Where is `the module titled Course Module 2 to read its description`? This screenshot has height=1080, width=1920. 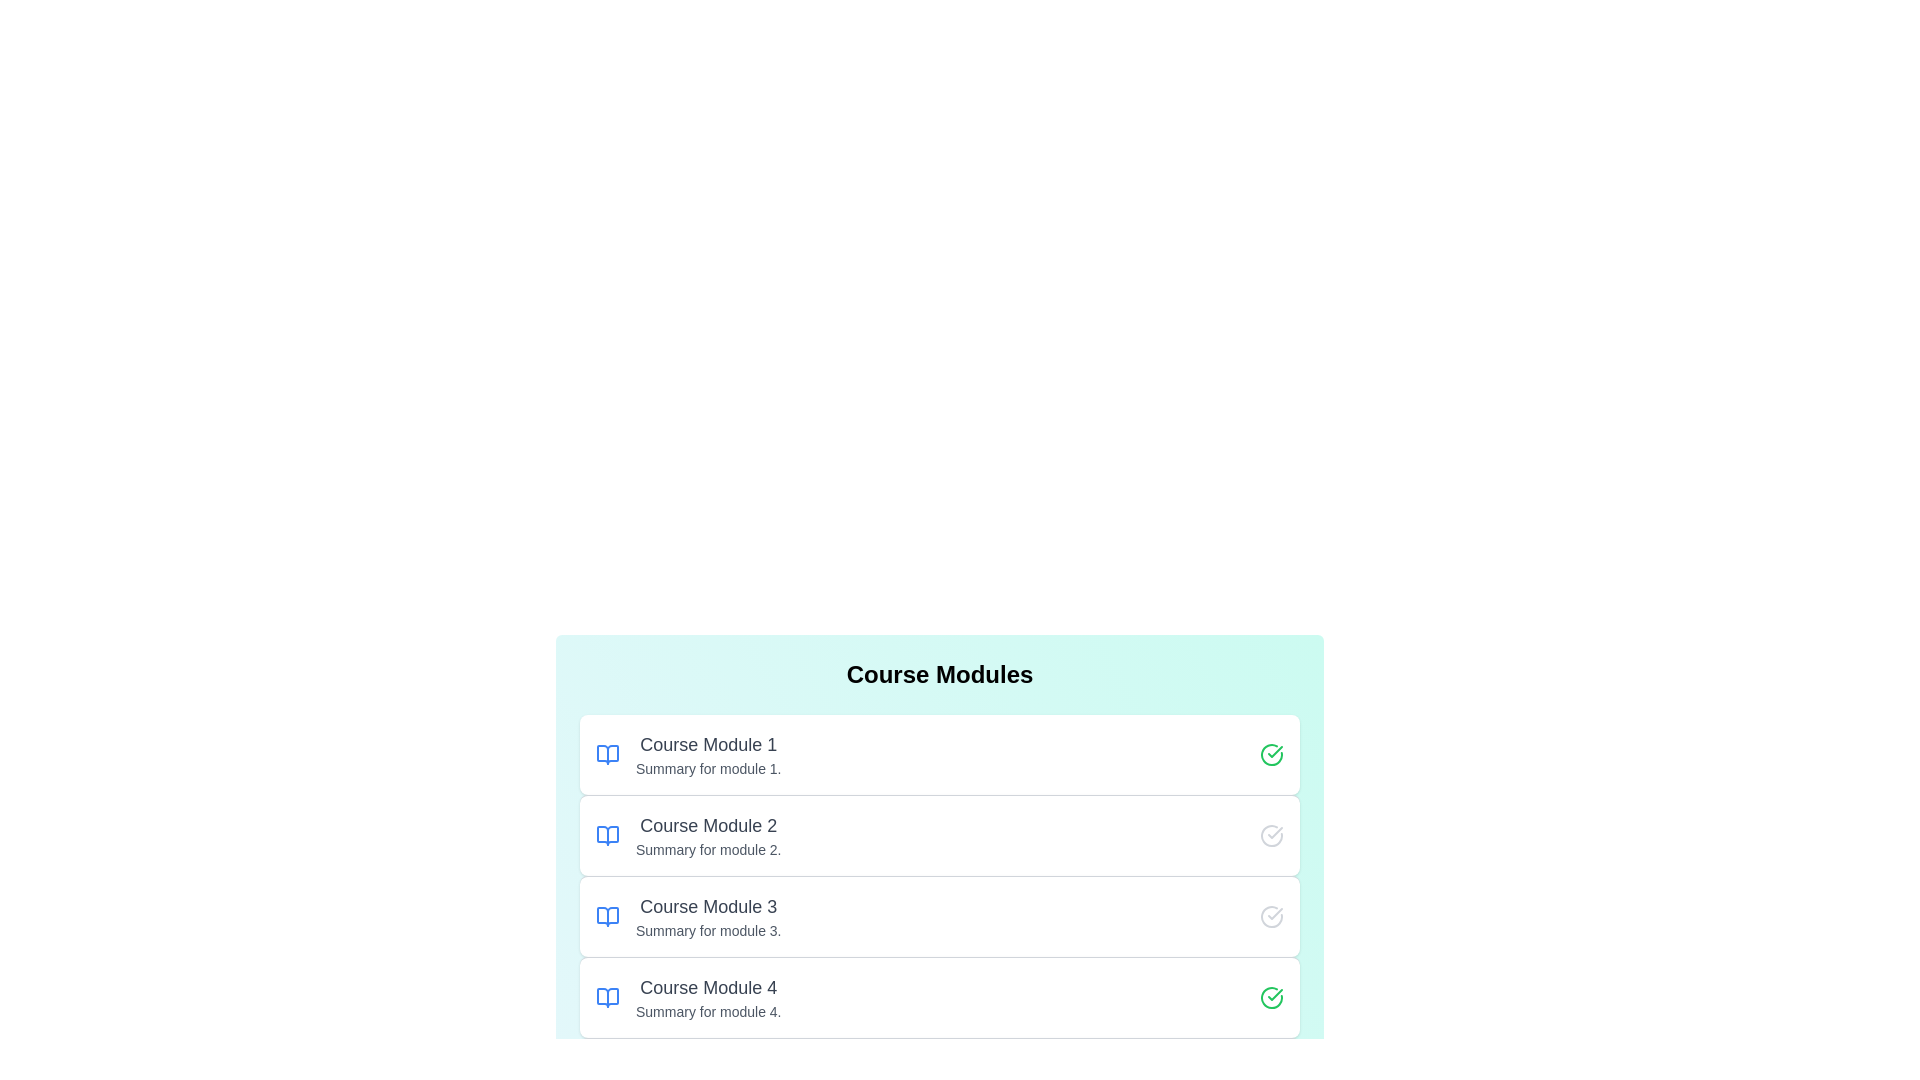
the module titled Course Module 2 to read its description is located at coordinates (939, 835).